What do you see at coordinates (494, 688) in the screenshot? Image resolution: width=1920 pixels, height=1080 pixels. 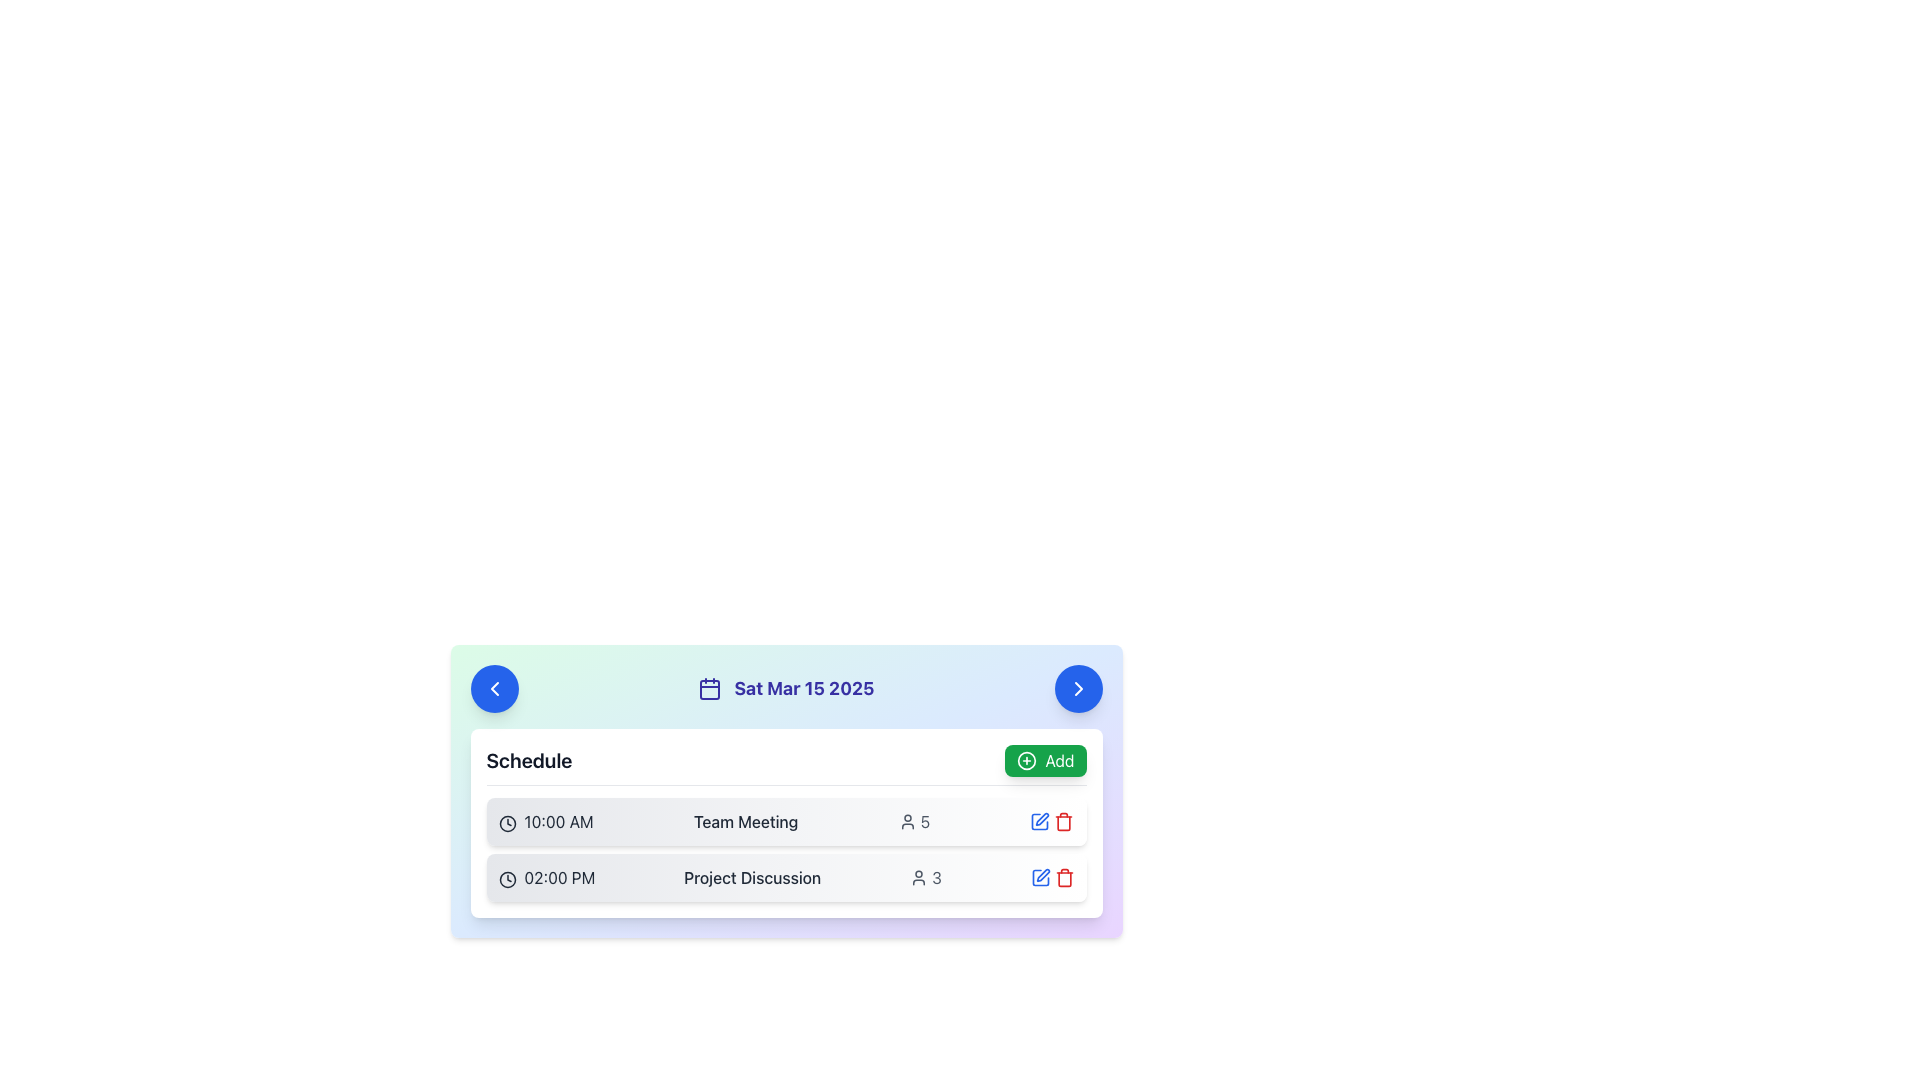 I see `the Chevron Left icon, which is centrally positioned within a blue circular button at the top-left corner of the card interface containing scheduling information` at bounding box center [494, 688].